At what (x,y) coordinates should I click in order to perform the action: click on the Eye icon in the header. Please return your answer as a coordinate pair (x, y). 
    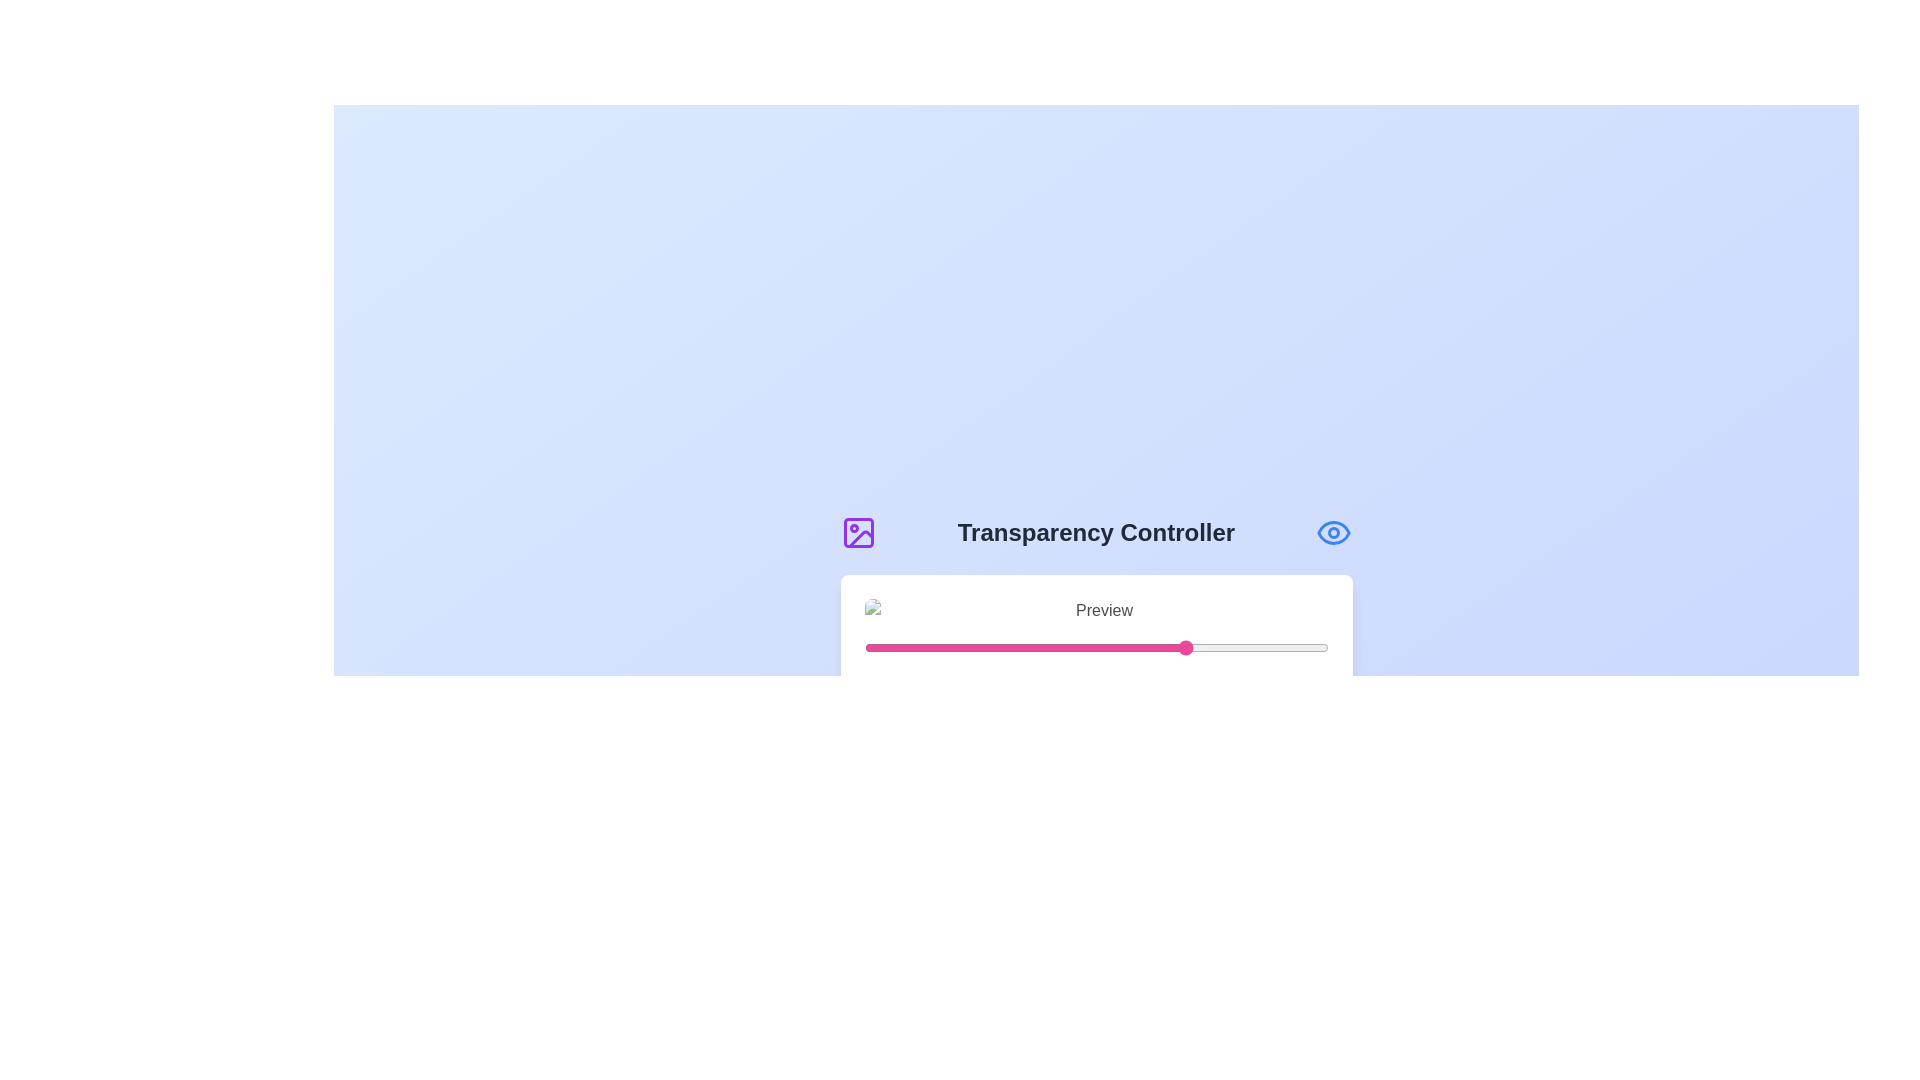
    Looking at the image, I should click on (1334, 531).